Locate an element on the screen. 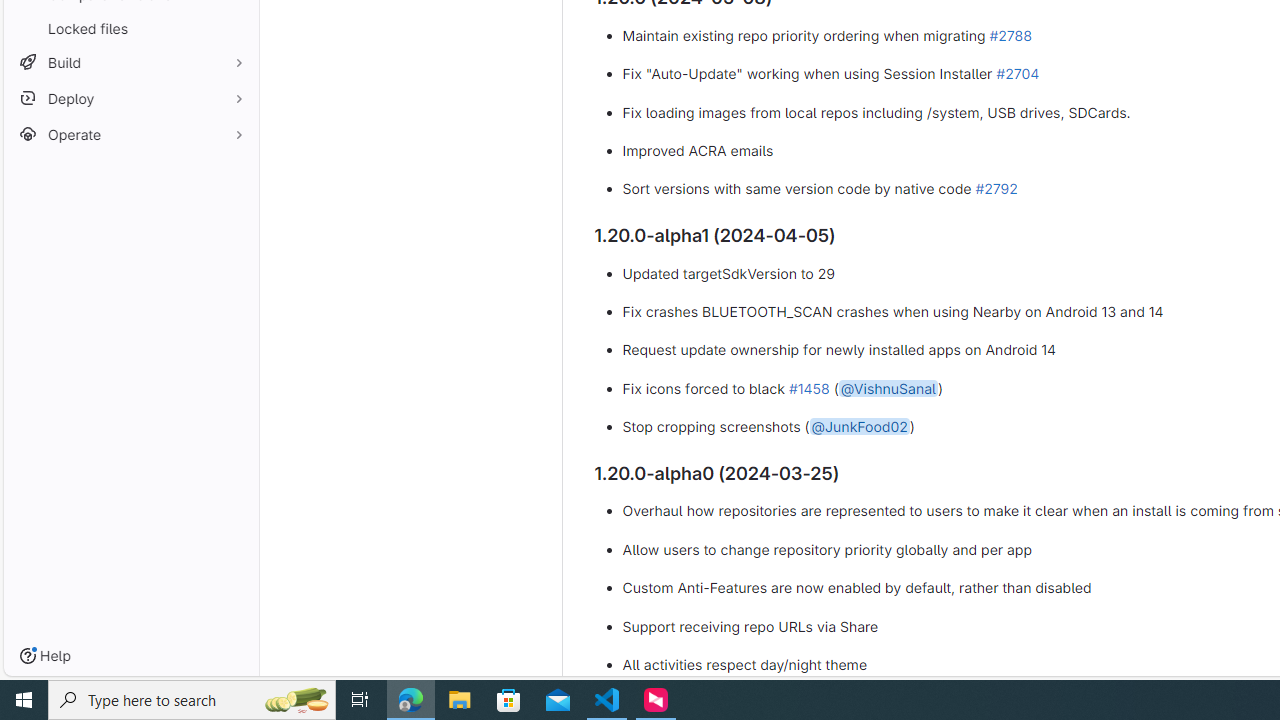  '#2792' is located at coordinates (996, 189).